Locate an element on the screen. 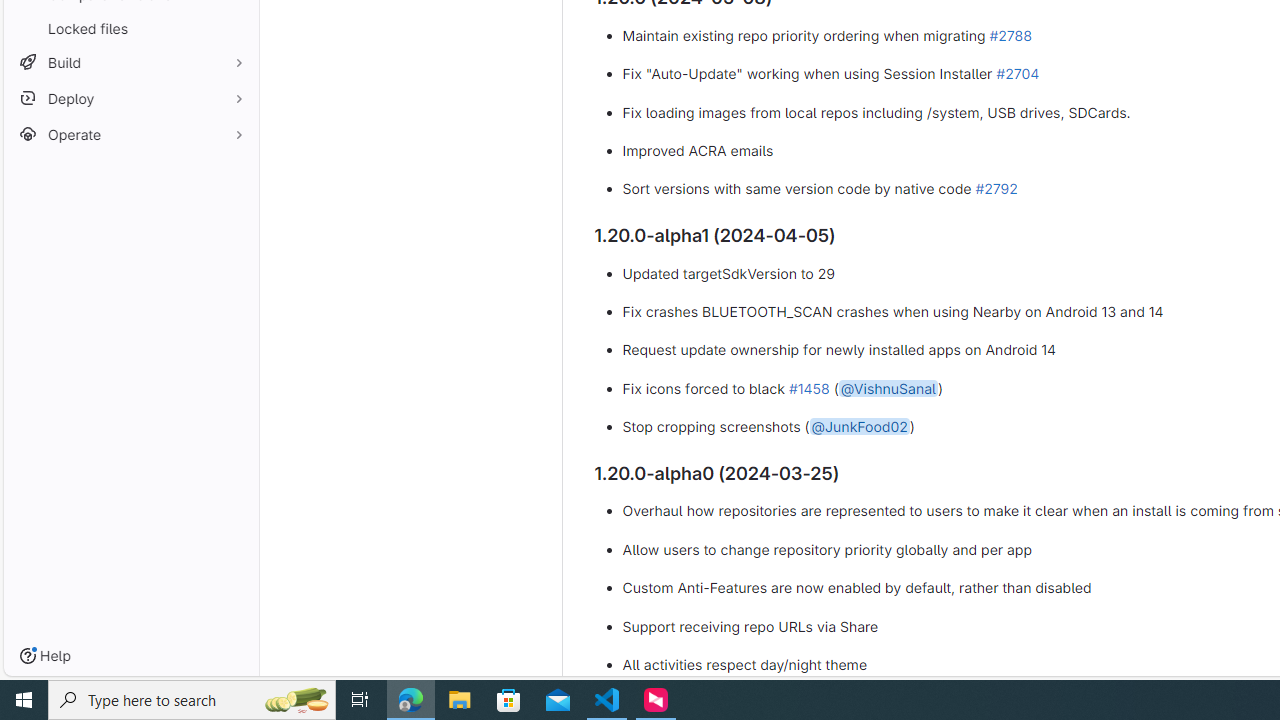  '#2792' is located at coordinates (996, 189).